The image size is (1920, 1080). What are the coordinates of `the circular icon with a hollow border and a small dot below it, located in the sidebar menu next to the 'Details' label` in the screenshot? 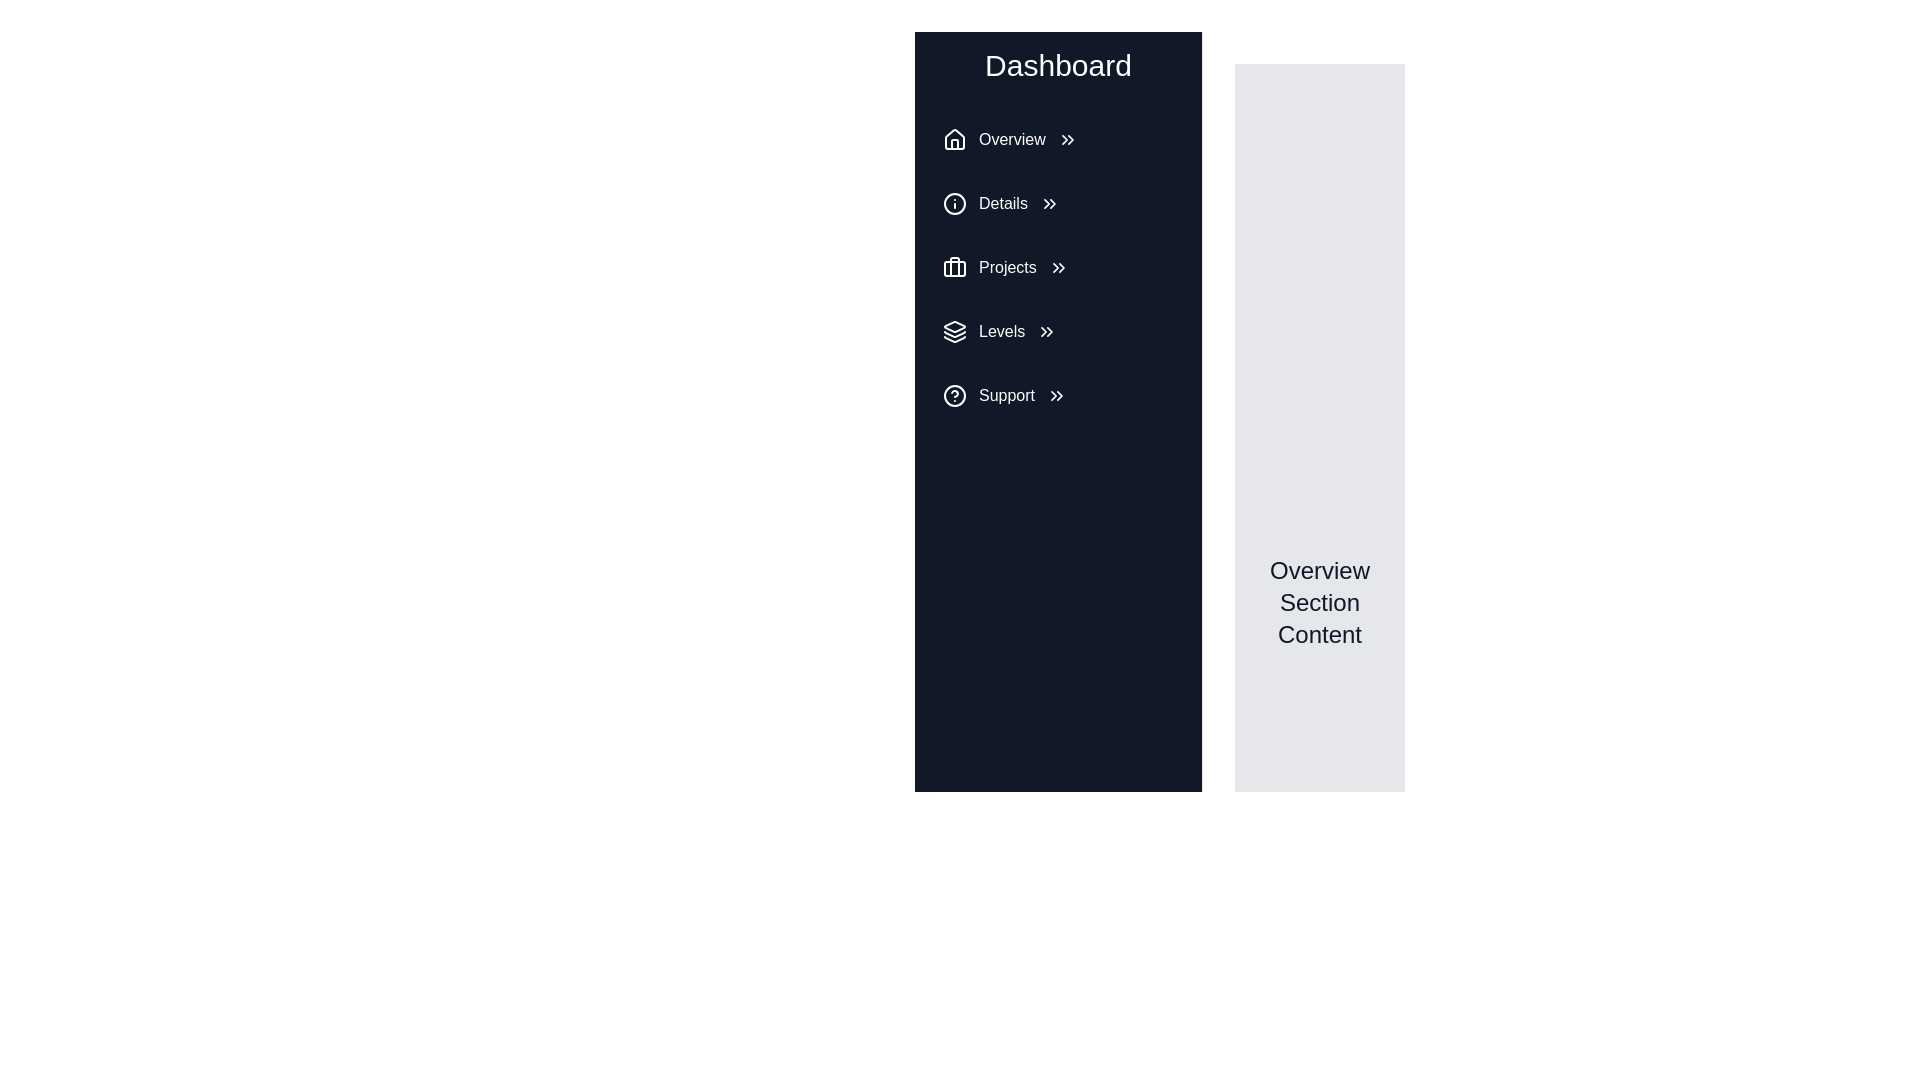 It's located at (954, 204).